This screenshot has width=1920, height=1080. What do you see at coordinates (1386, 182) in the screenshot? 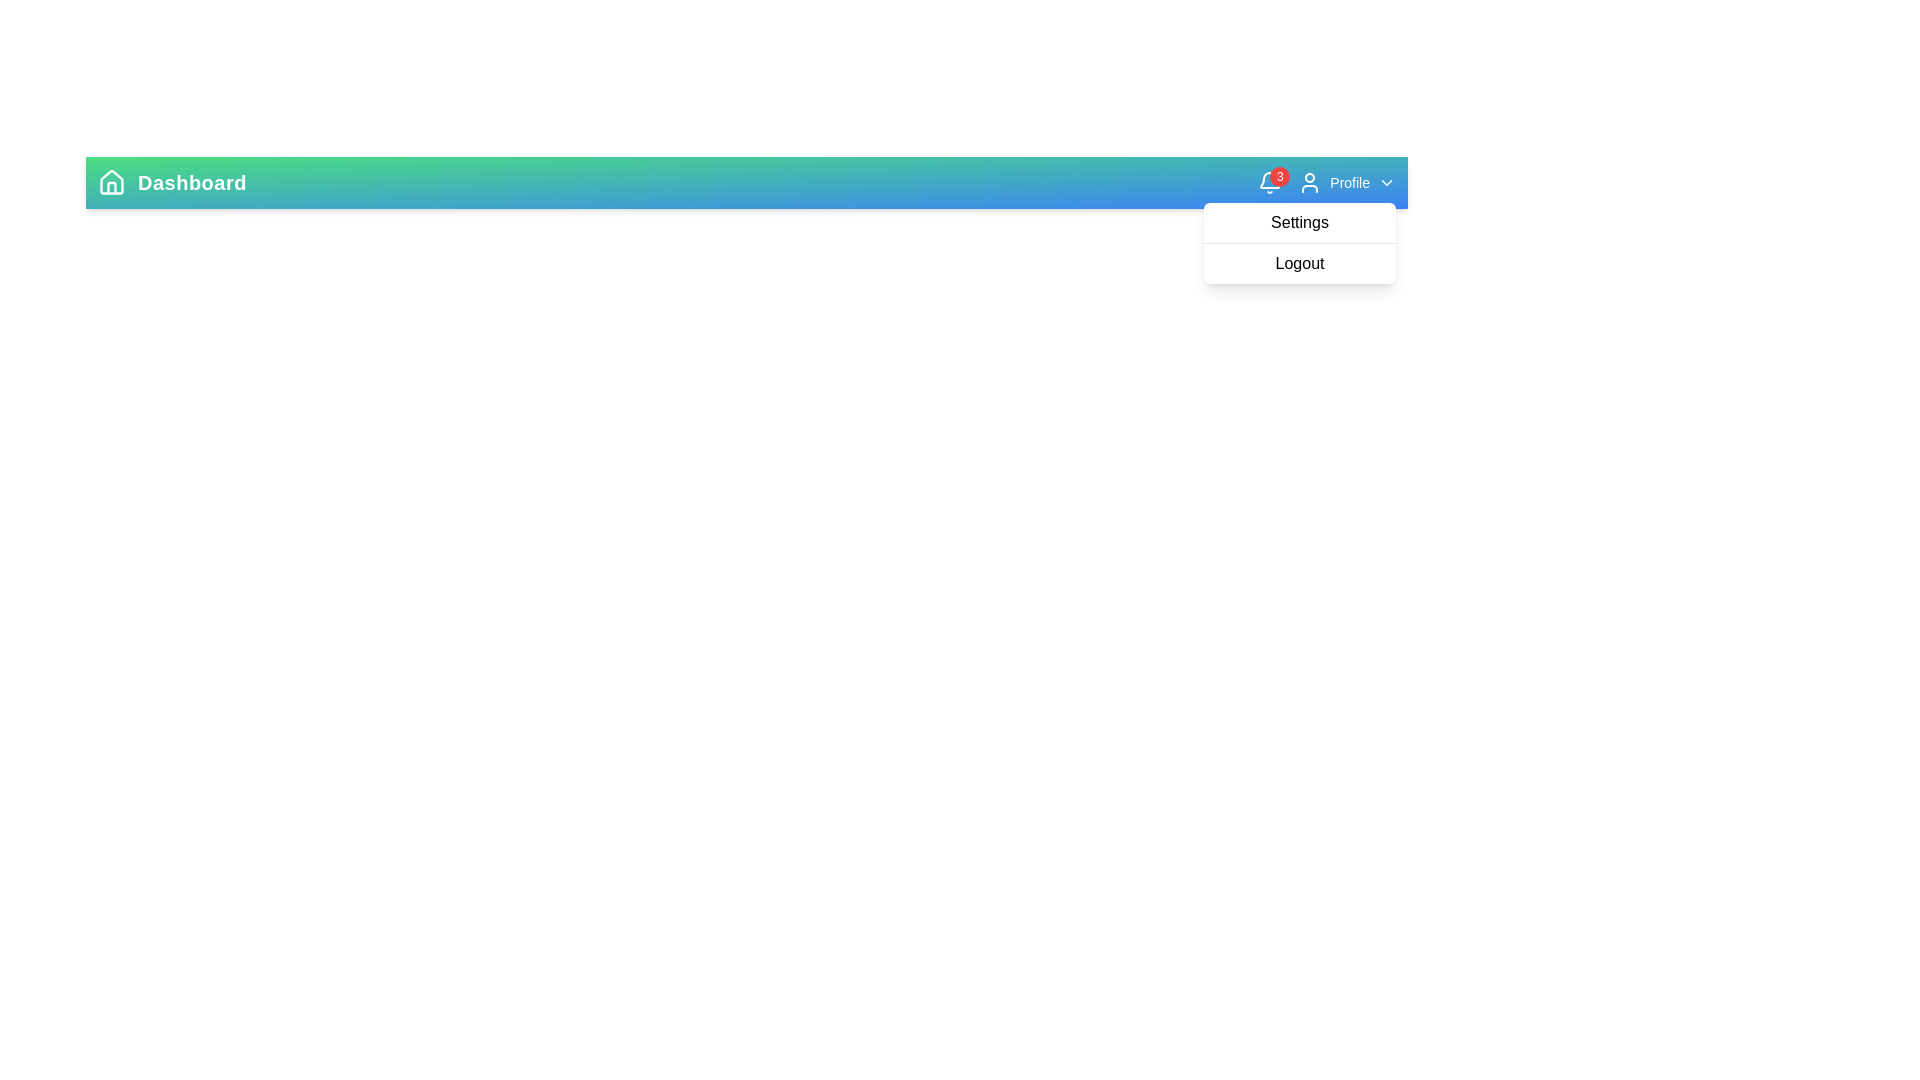
I see `the ChevronDown icon to open the dropdown menu` at bounding box center [1386, 182].